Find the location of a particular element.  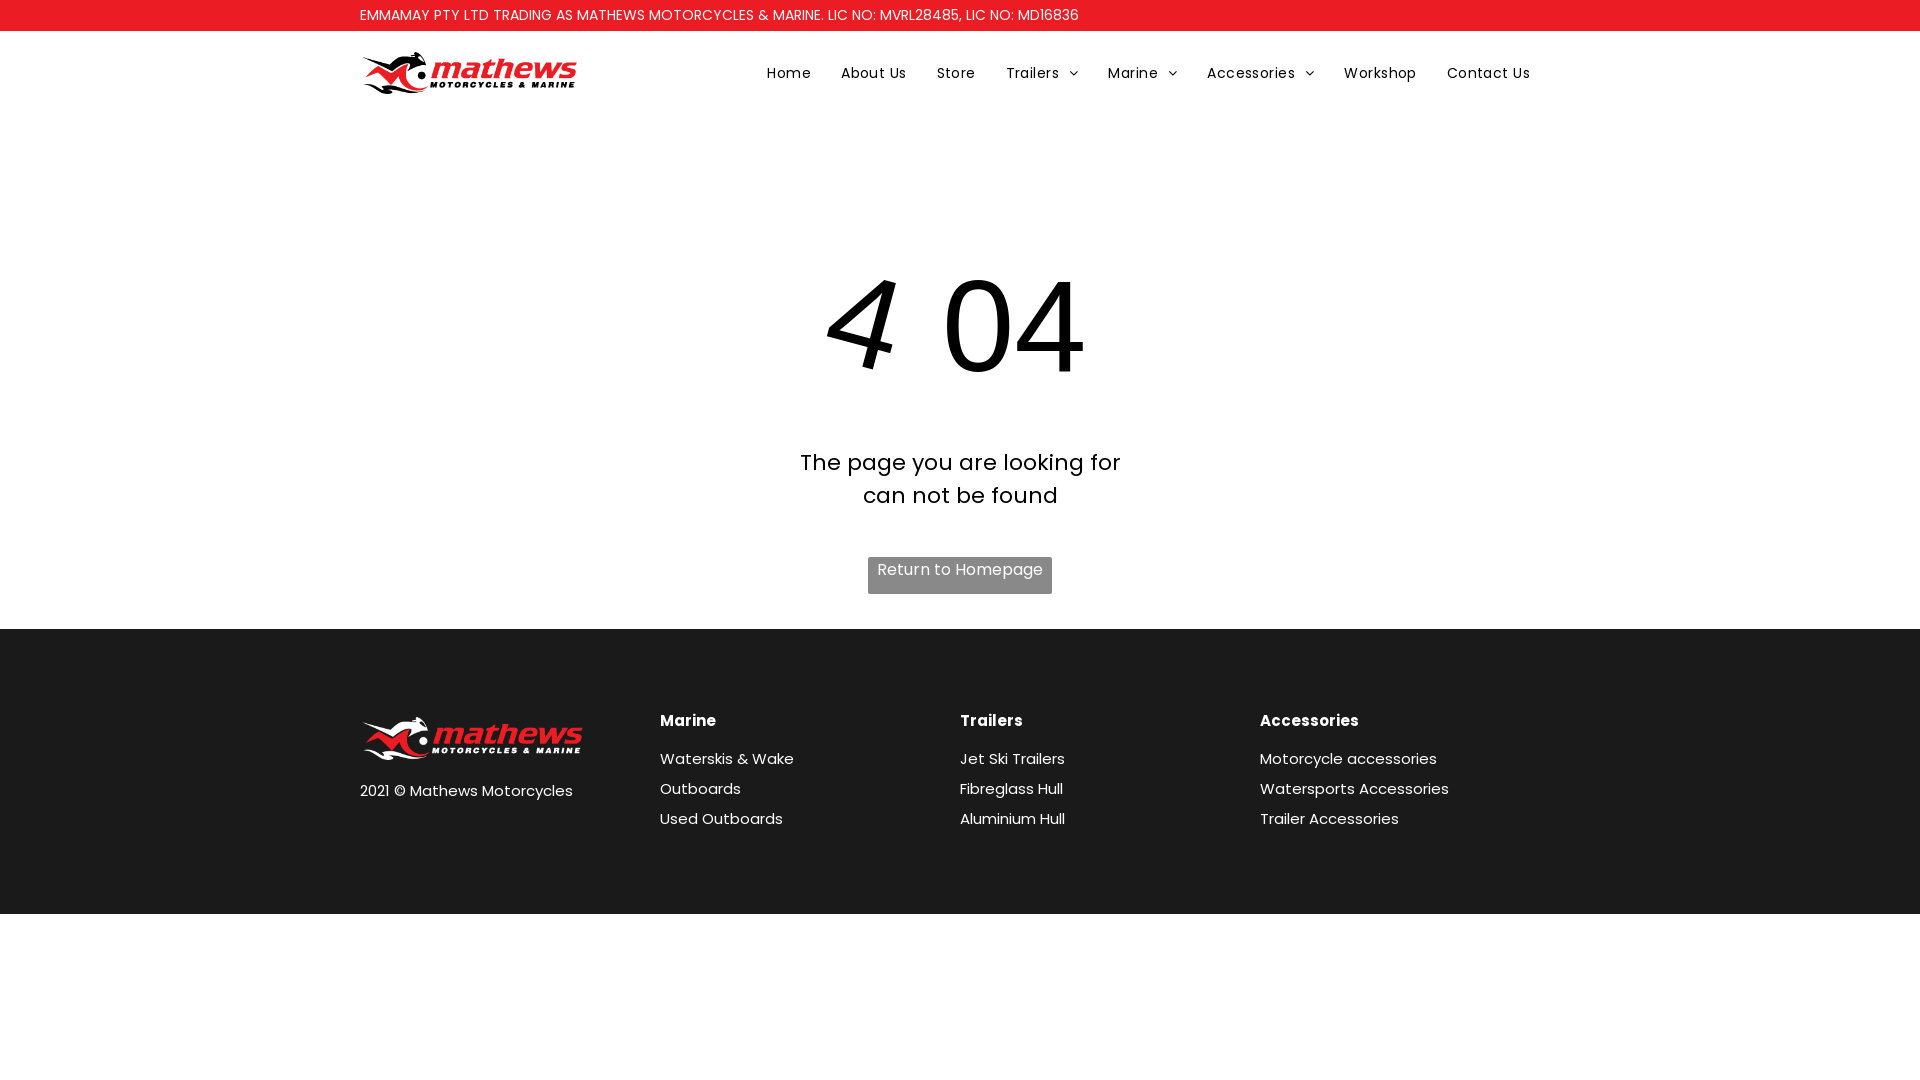

'Motorcycle accessories' is located at coordinates (1348, 758).